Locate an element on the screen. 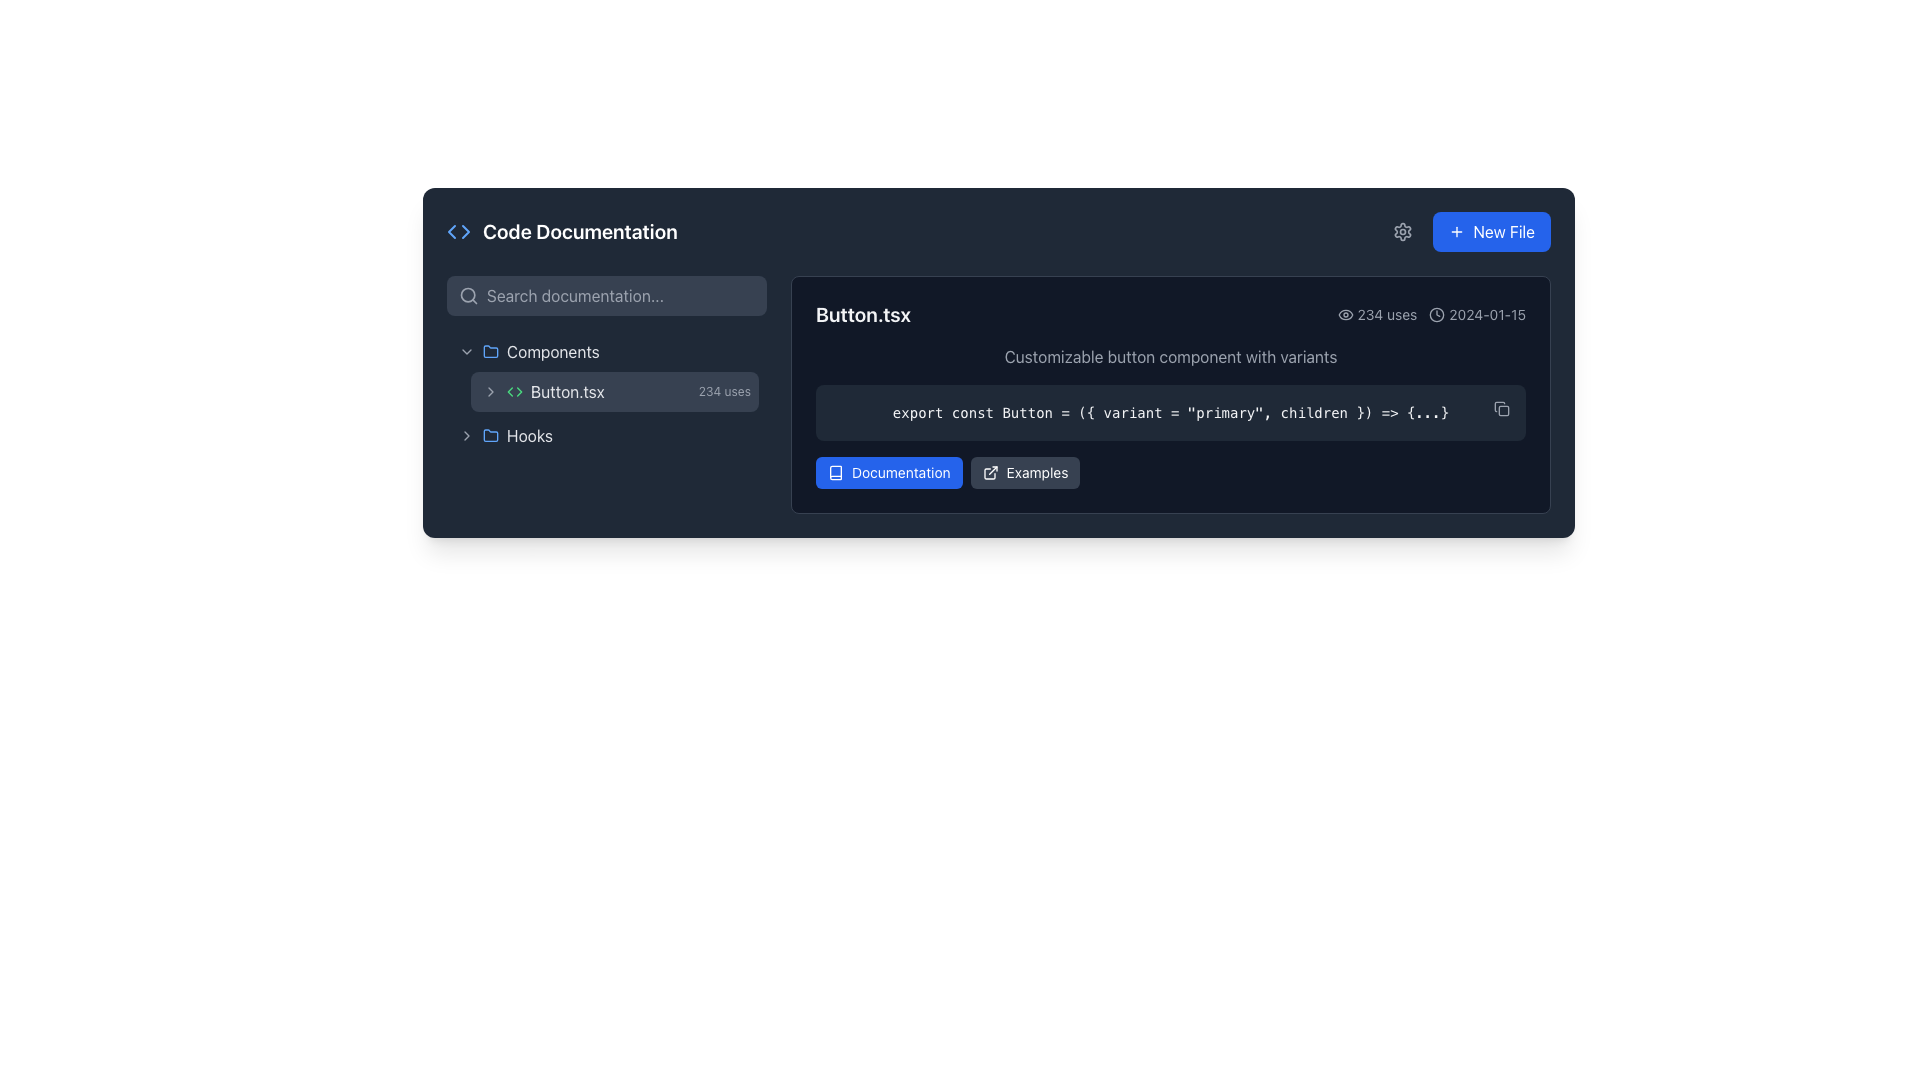 This screenshot has width=1920, height=1080. the sixth text label in the left panel, which represents a category or feature within the interface, located below 'Button.tsx' is located at coordinates (529, 434).